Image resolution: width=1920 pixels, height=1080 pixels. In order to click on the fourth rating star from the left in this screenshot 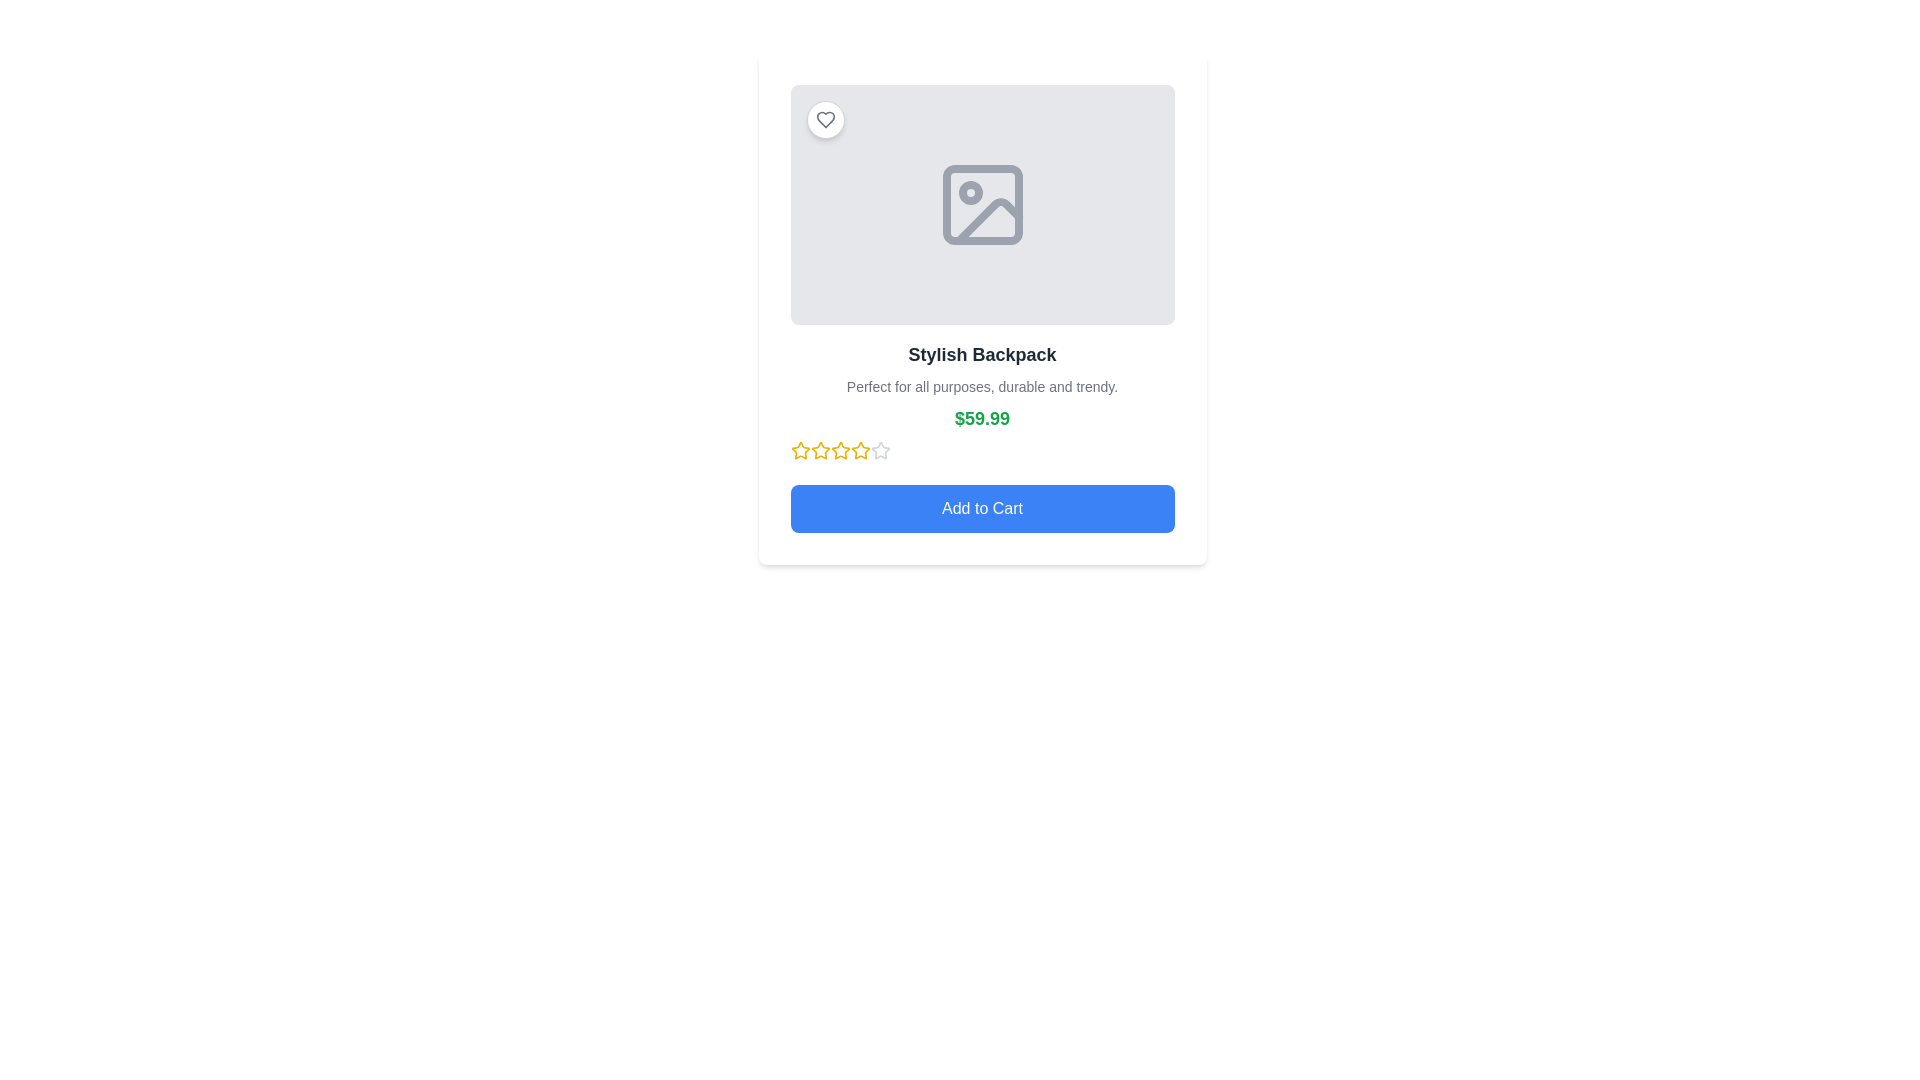, I will do `click(840, 451)`.